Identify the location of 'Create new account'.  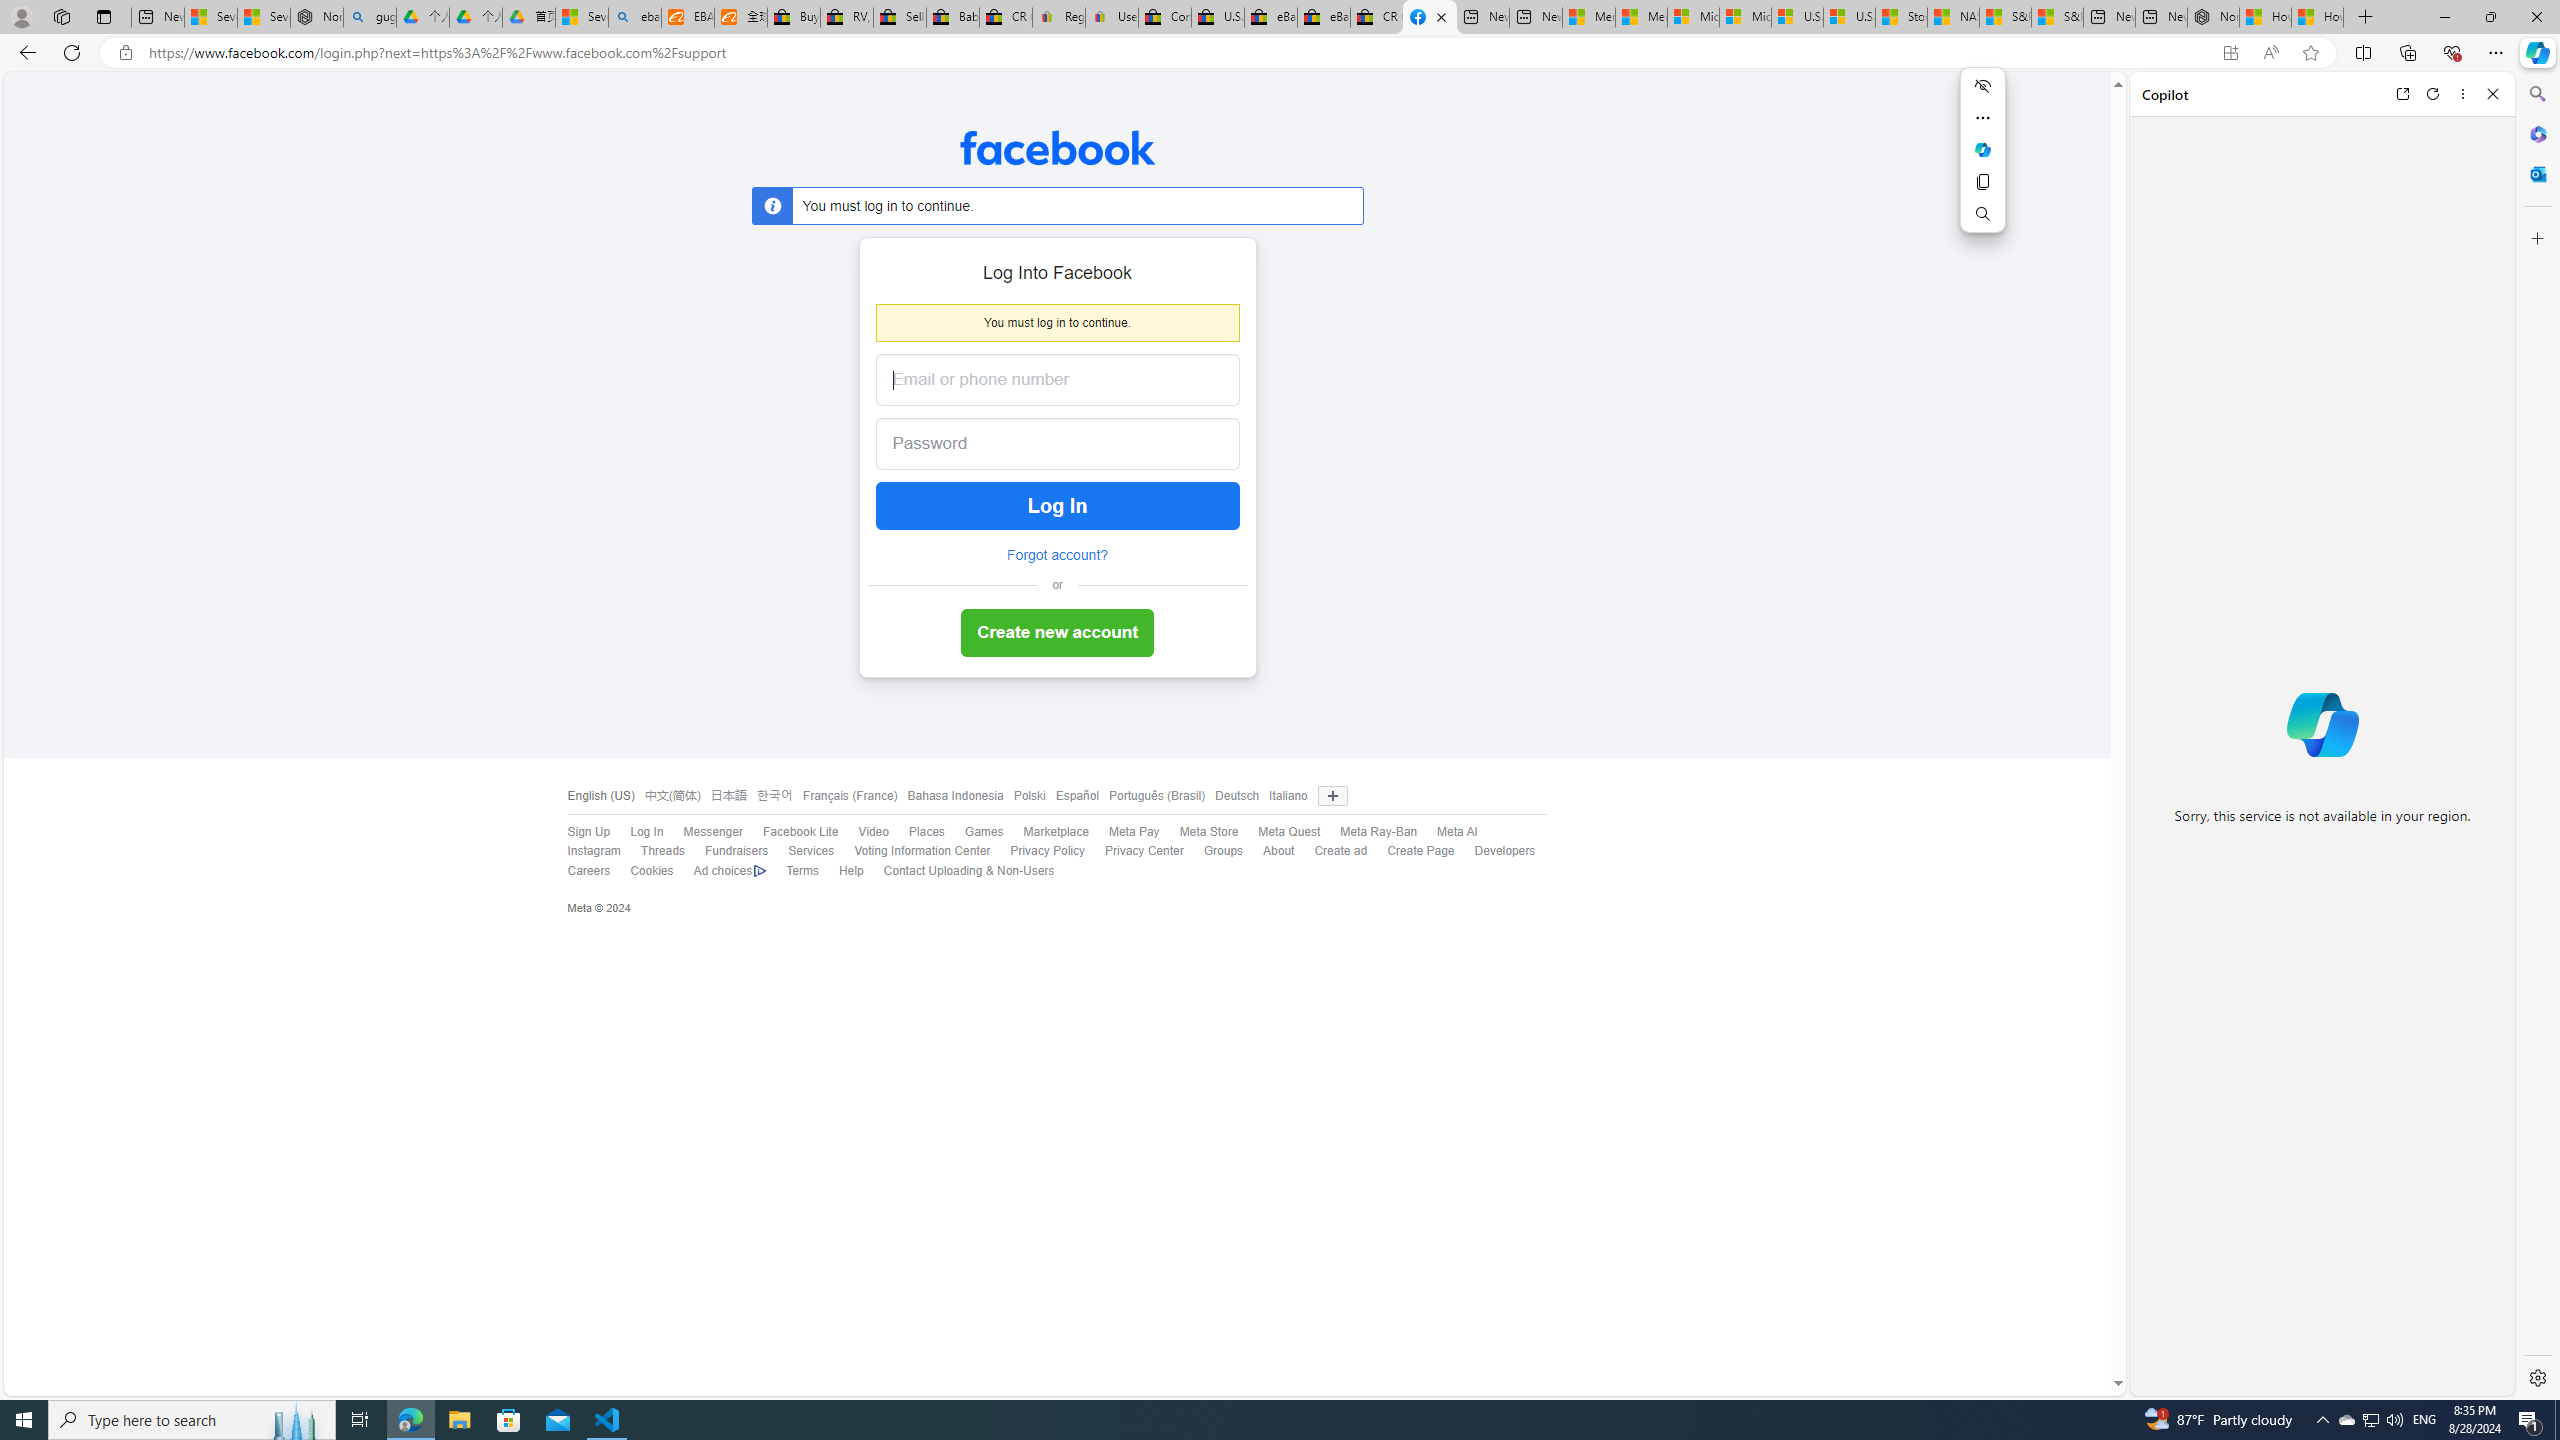
(1056, 632).